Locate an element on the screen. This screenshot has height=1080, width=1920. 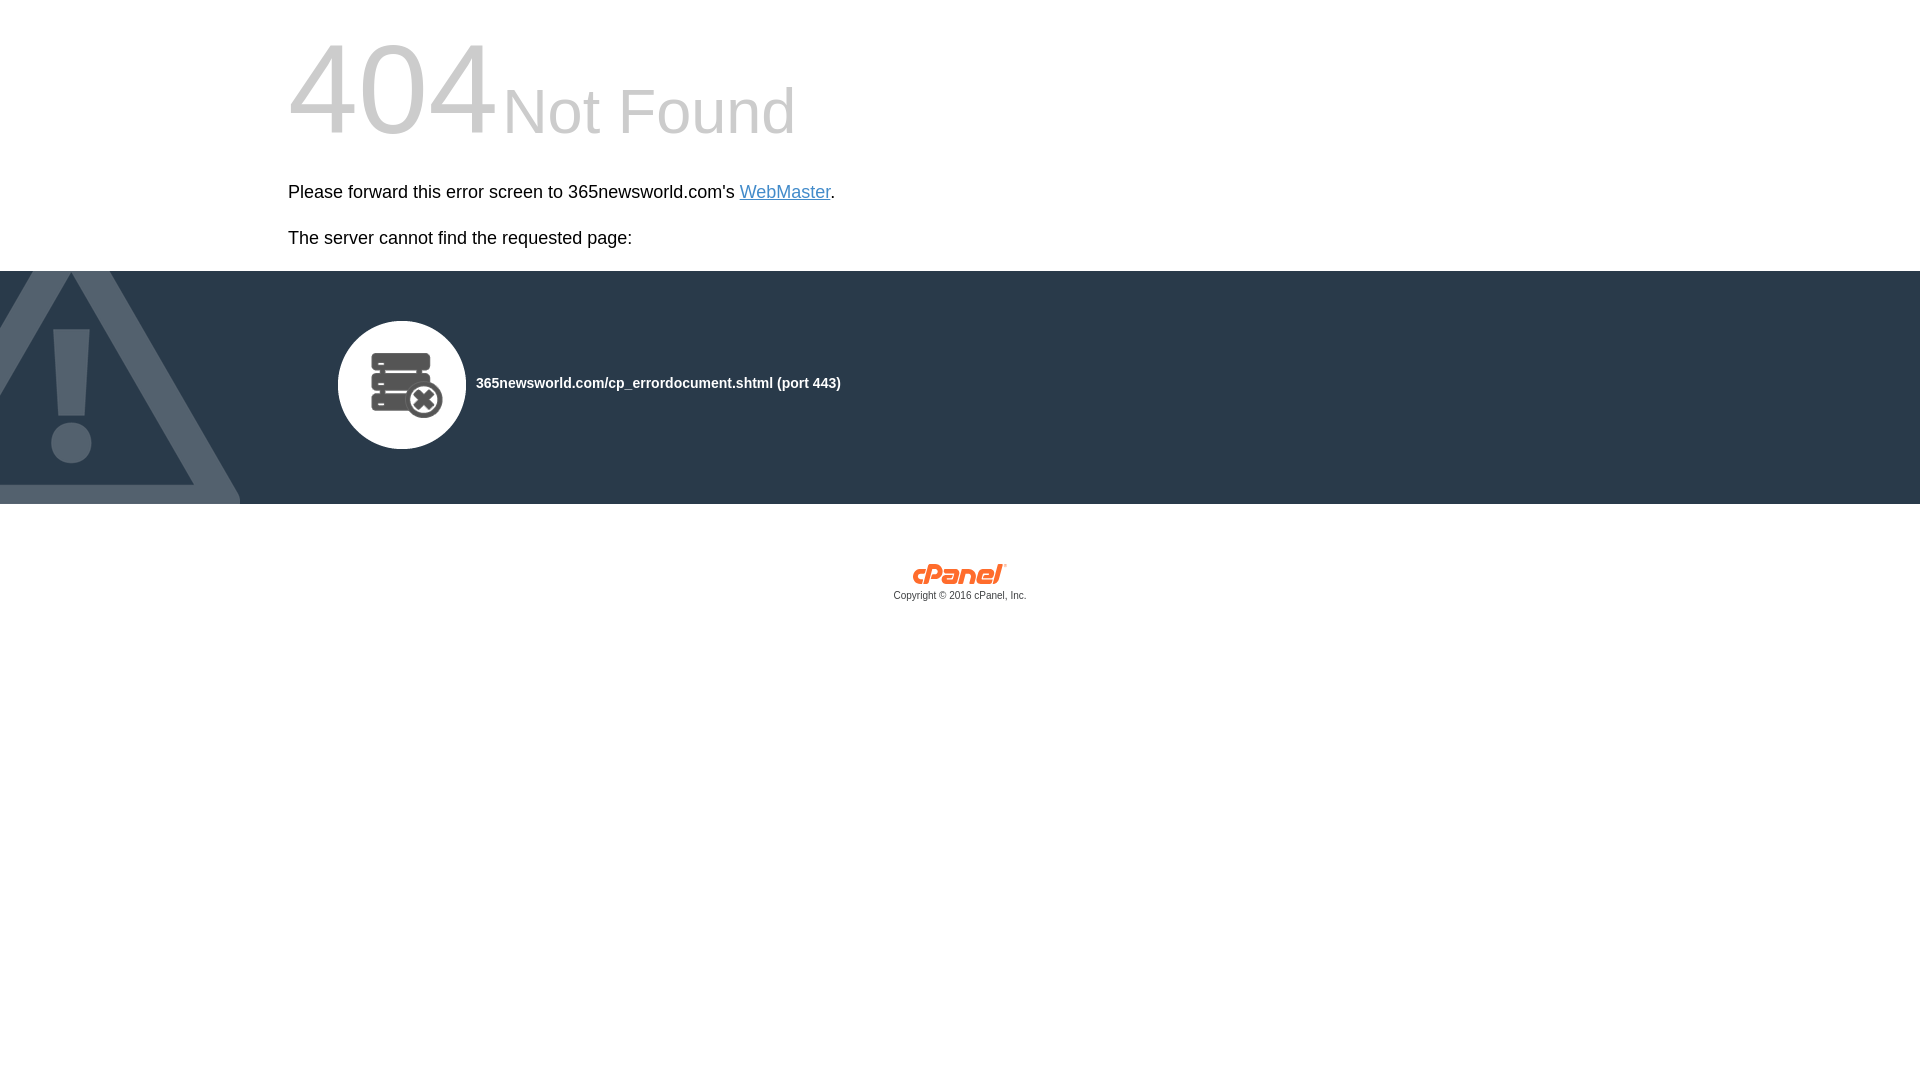
'WebMaster' is located at coordinates (784, 192).